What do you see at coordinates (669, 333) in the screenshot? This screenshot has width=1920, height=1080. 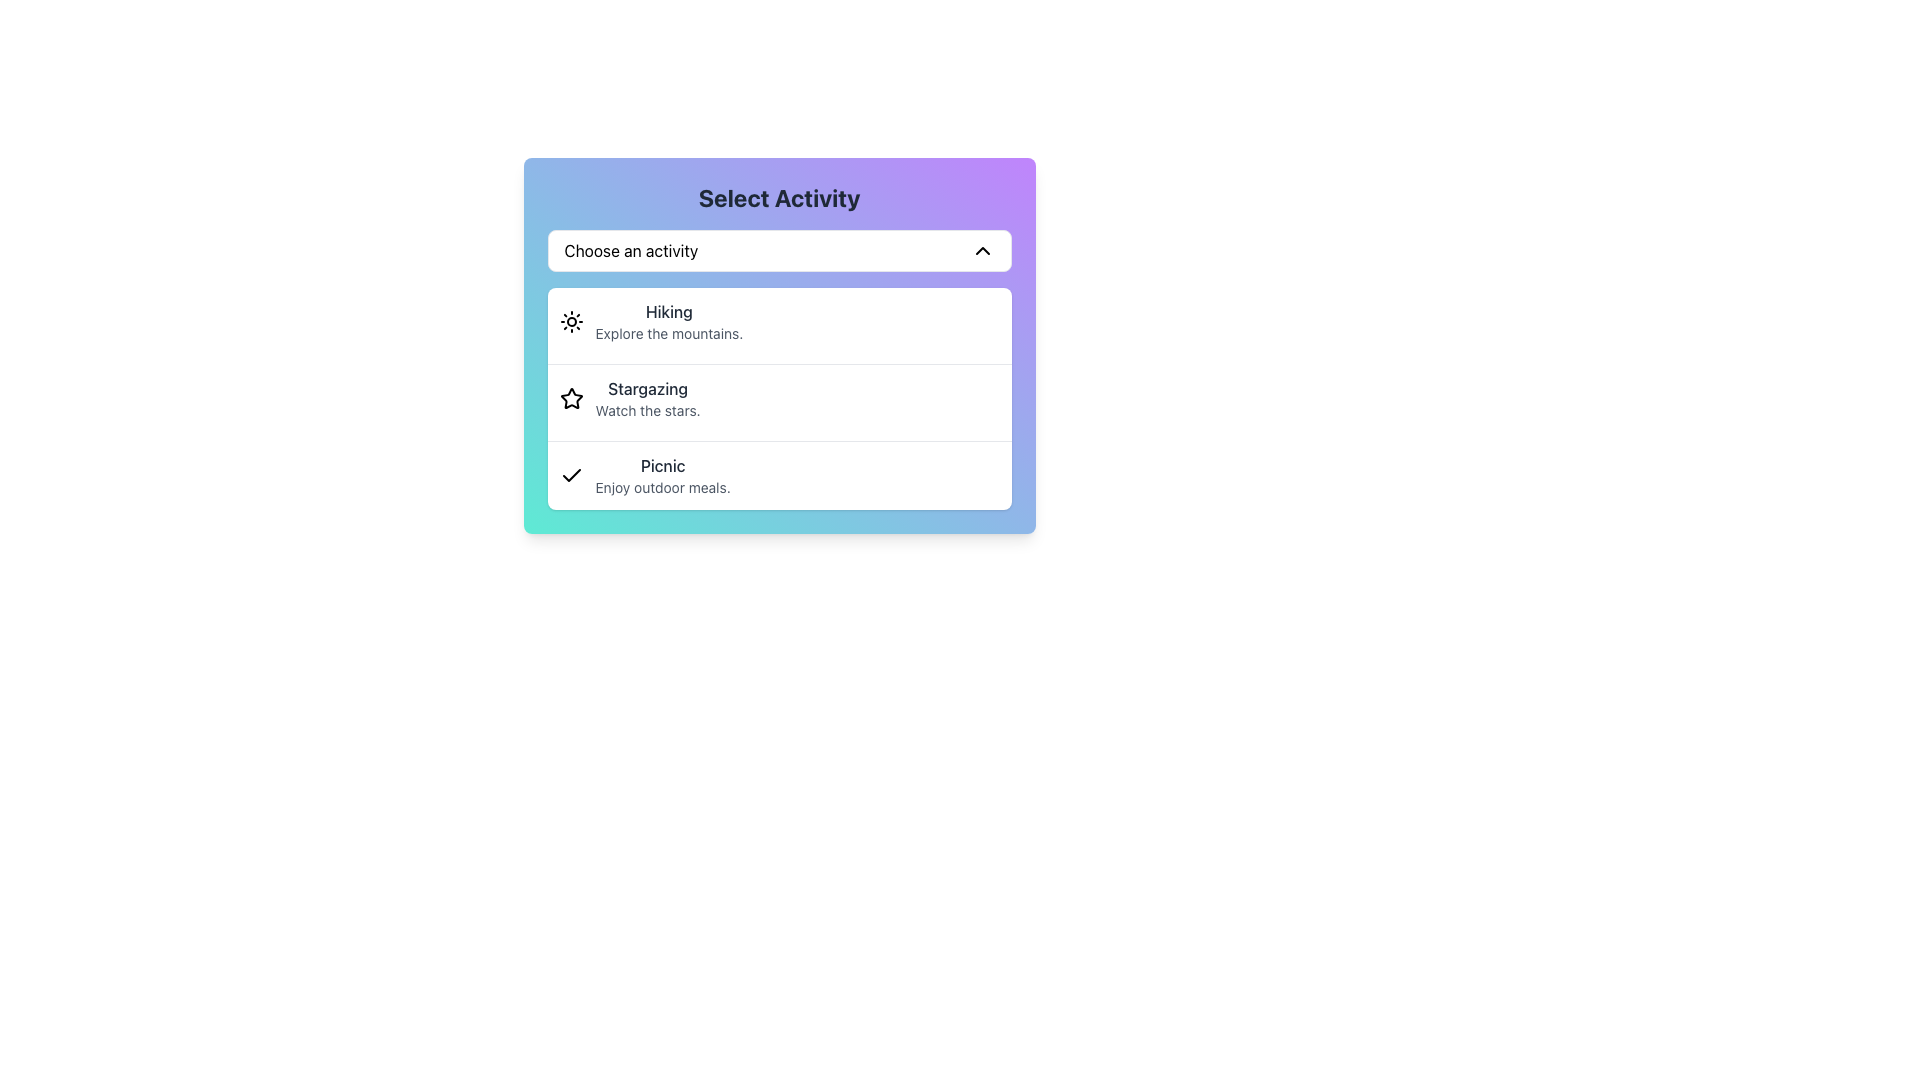 I see `the static text label reading 'Explore the mountains.' which is located beneath the 'Hiking' heading in the dropdown menu of activity options` at bounding box center [669, 333].